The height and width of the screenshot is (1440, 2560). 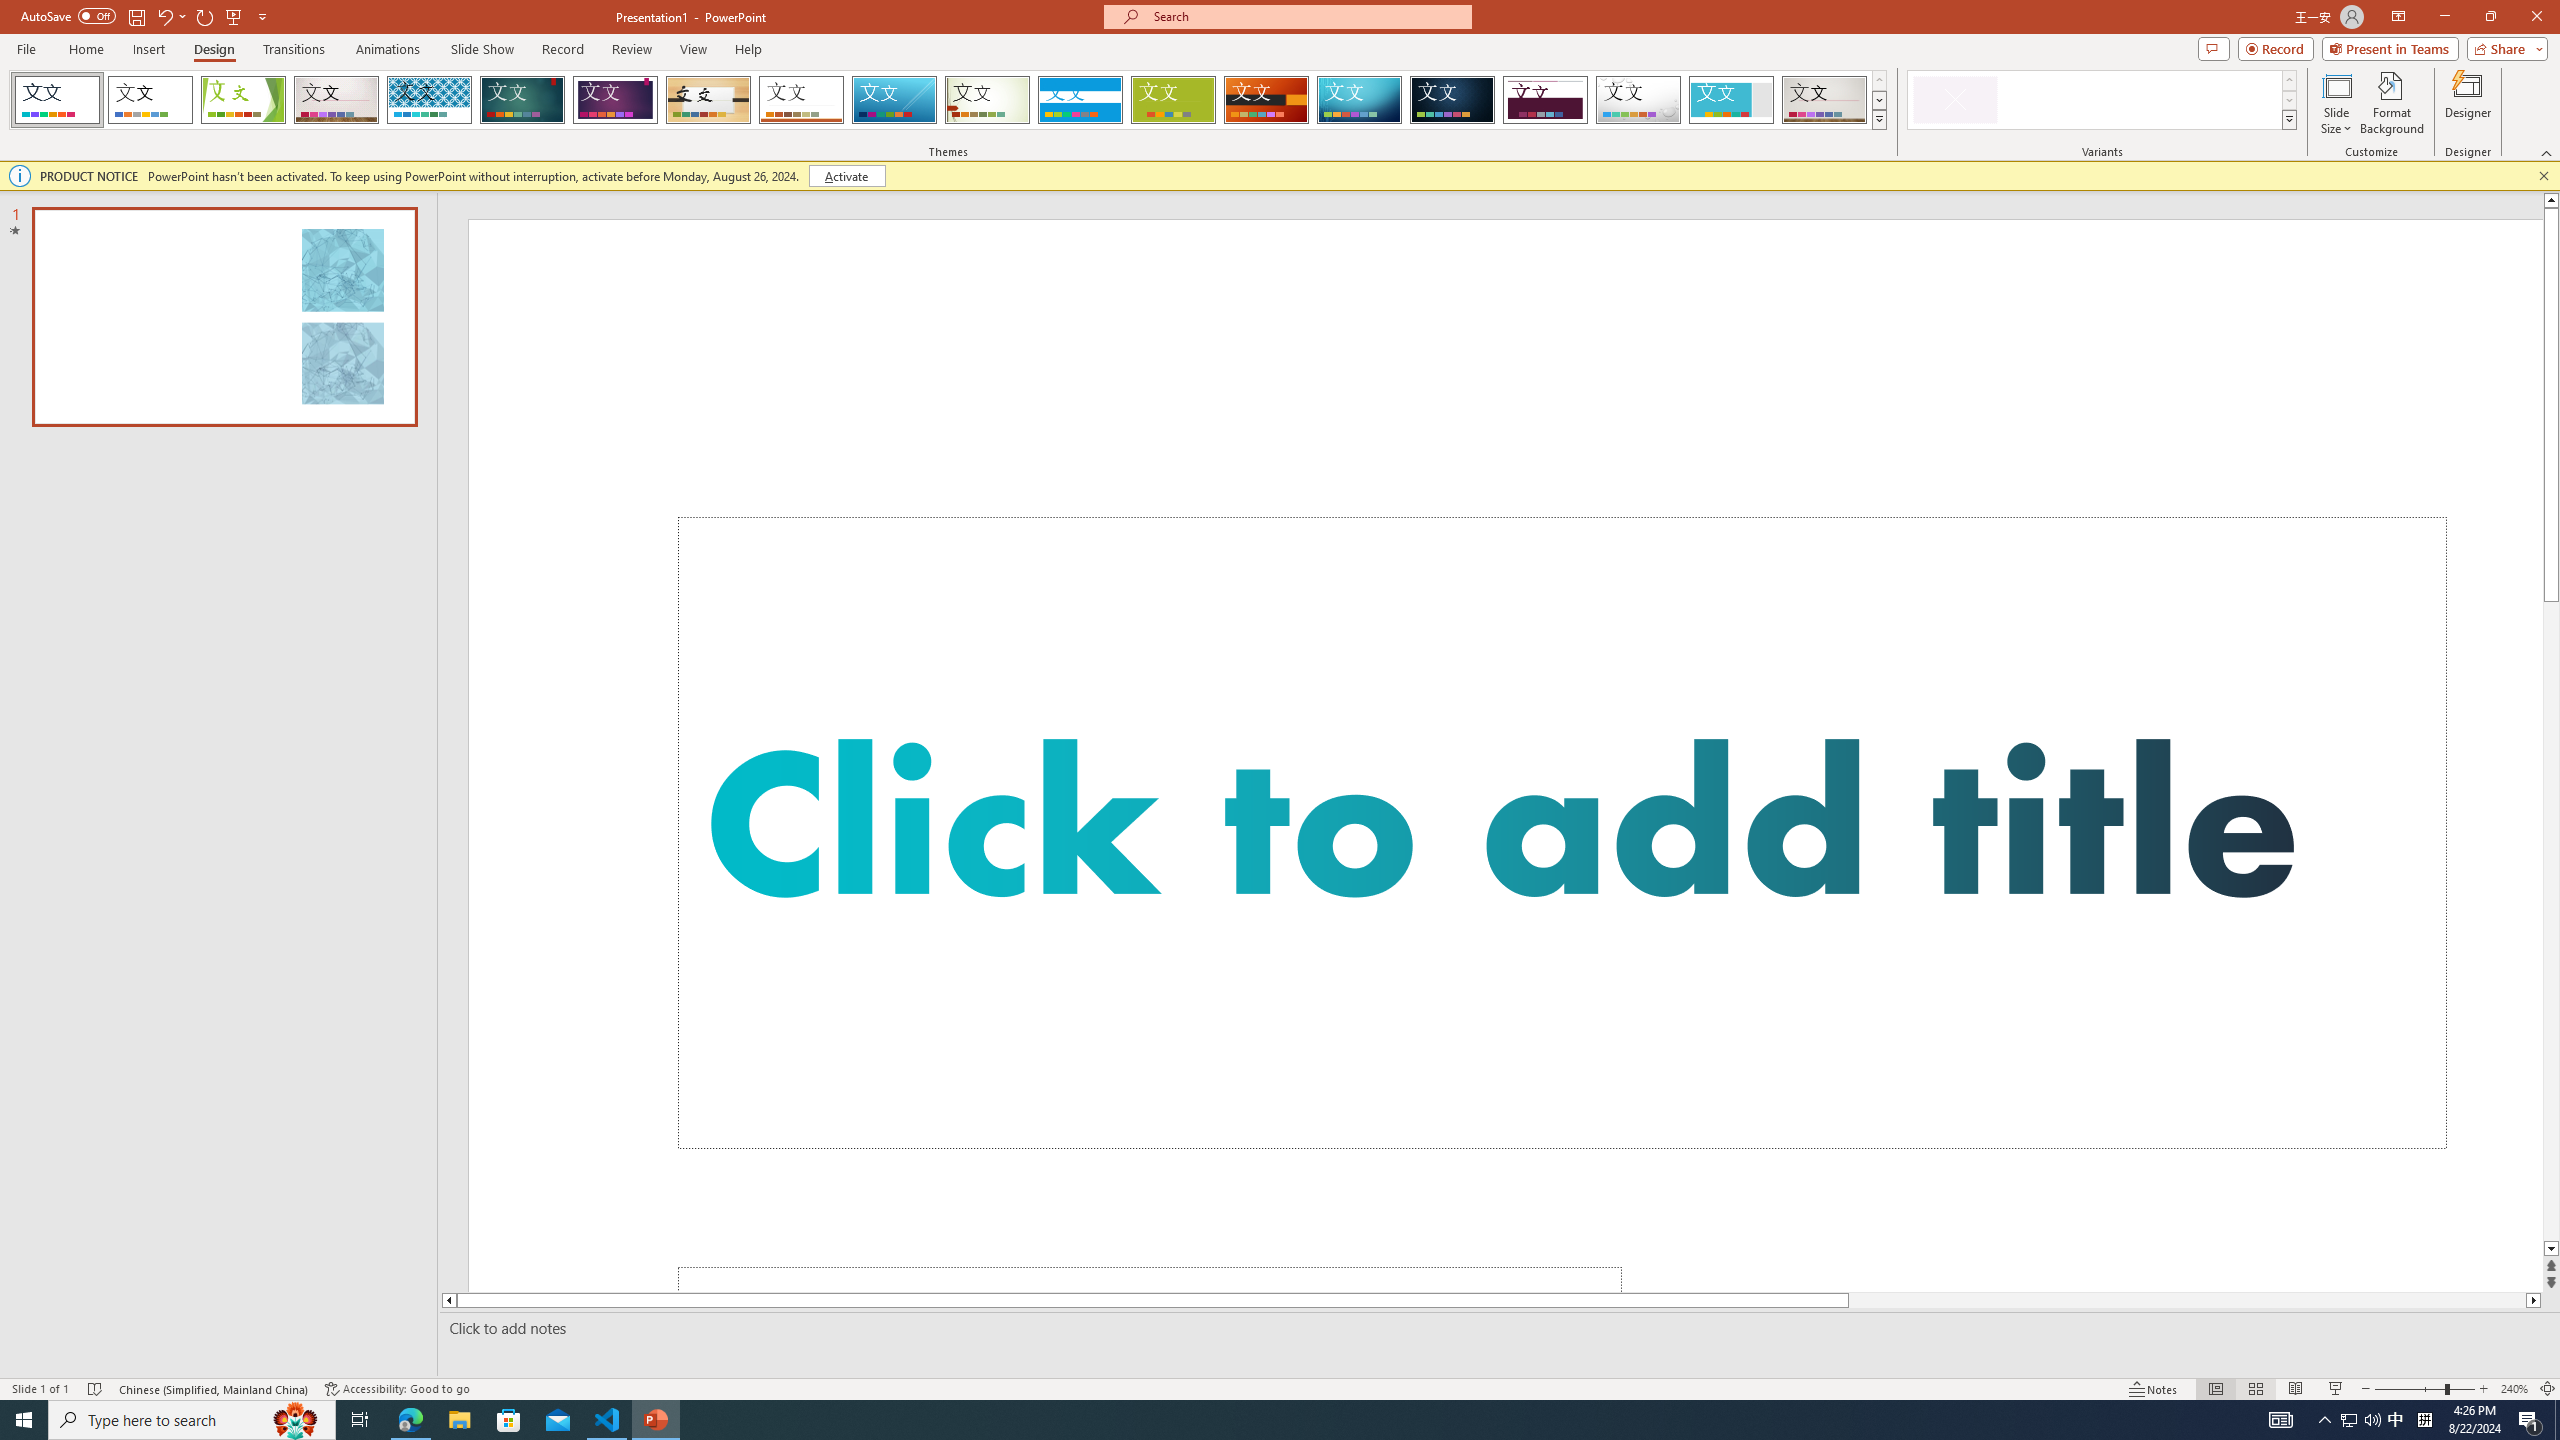 I want to click on 'Transitions', so click(x=293, y=49).